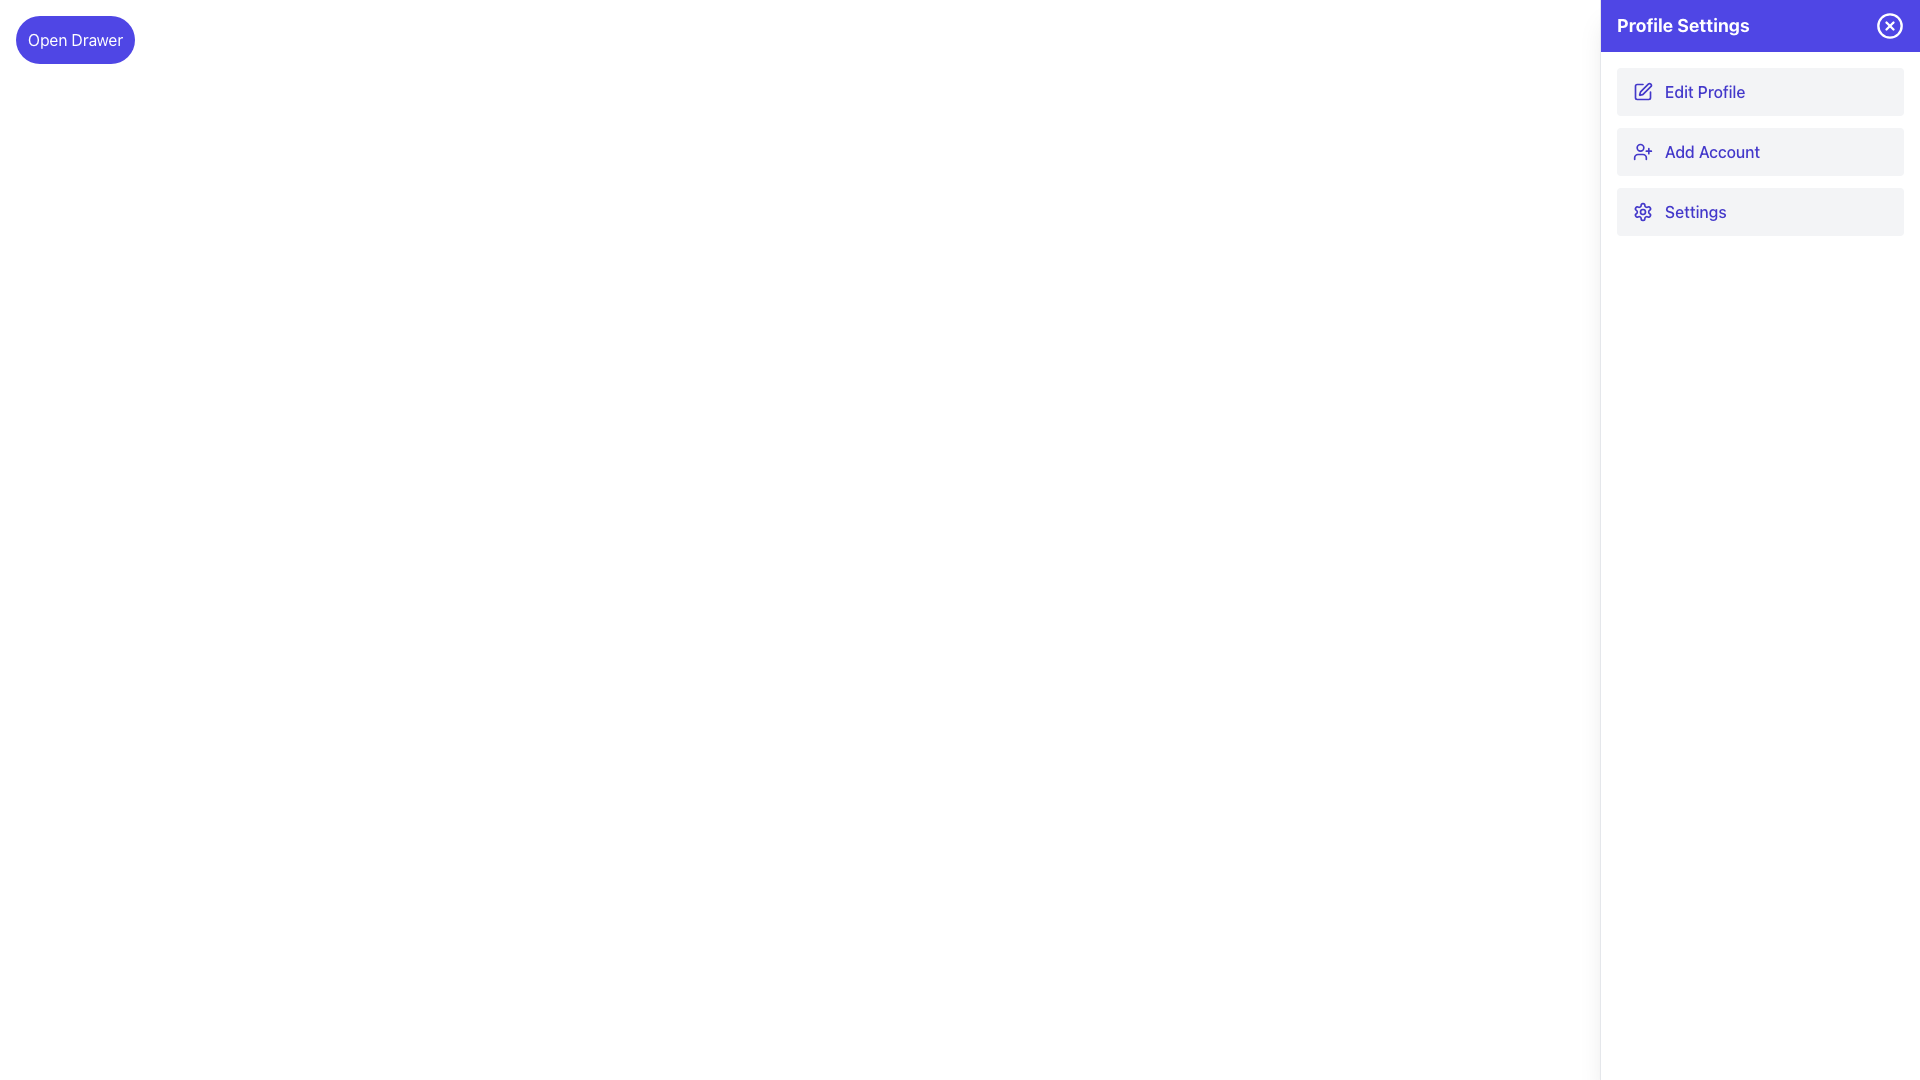 This screenshot has height=1080, width=1920. Describe the element at coordinates (1704, 92) in the screenshot. I see `the 'Edit Profile' button in the right-side panel of the 'Profile Settings' section` at that location.